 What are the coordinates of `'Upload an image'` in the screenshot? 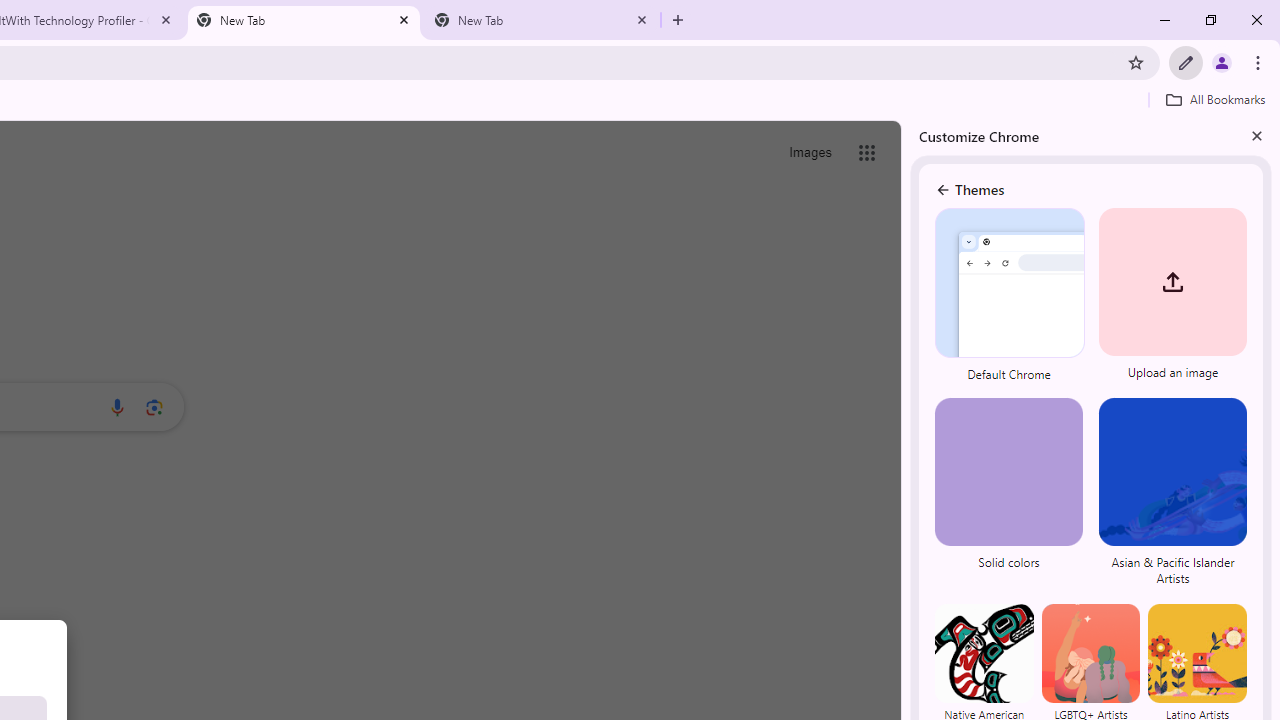 It's located at (1170, 297).